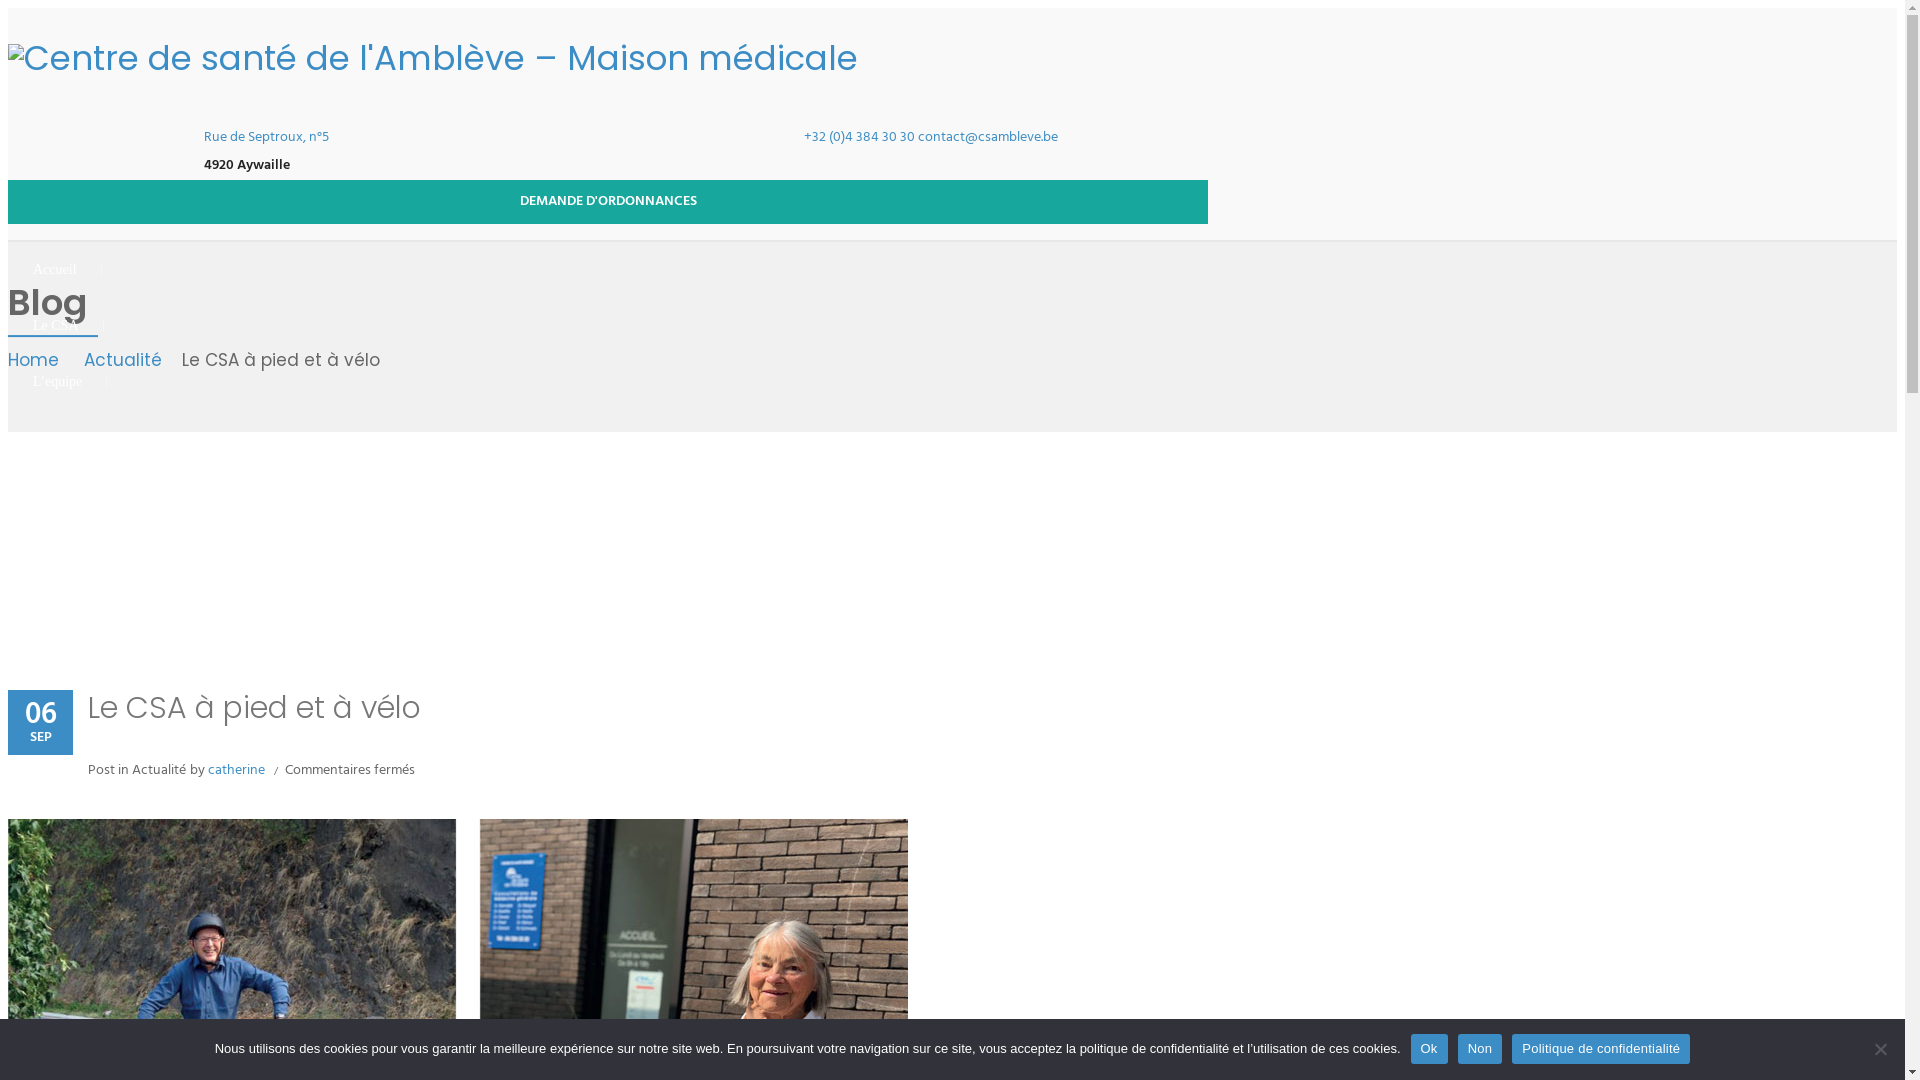 This screenshot has height=1080, width=1920. Describe the element at coordinates (1458, 1048) in the screenshot. I see `'Non'` at that location.